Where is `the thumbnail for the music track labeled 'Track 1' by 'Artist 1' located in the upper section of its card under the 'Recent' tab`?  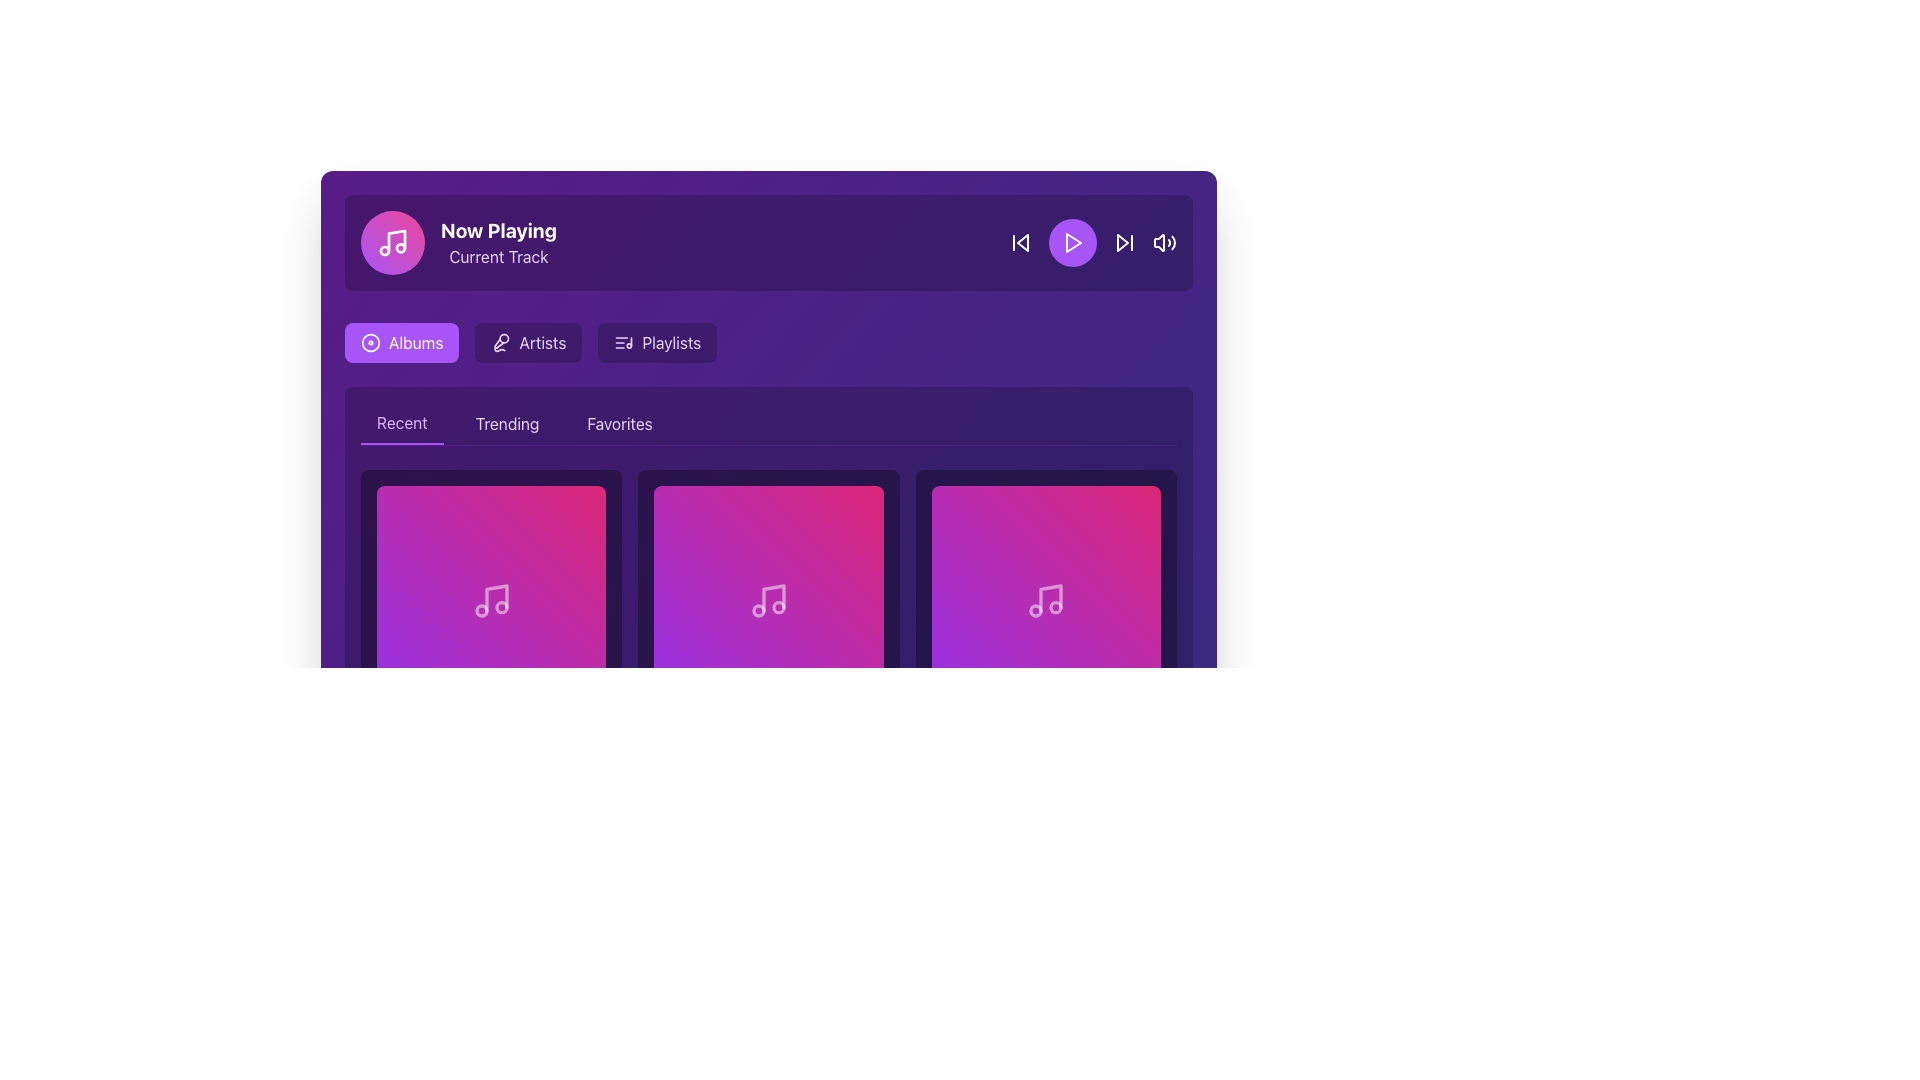 the thumbnail for the music track labeled 'Track 1' by 'Artist 1' located in the upper section of its card under the 'Recent' tab is located at coordinates (491, 599).